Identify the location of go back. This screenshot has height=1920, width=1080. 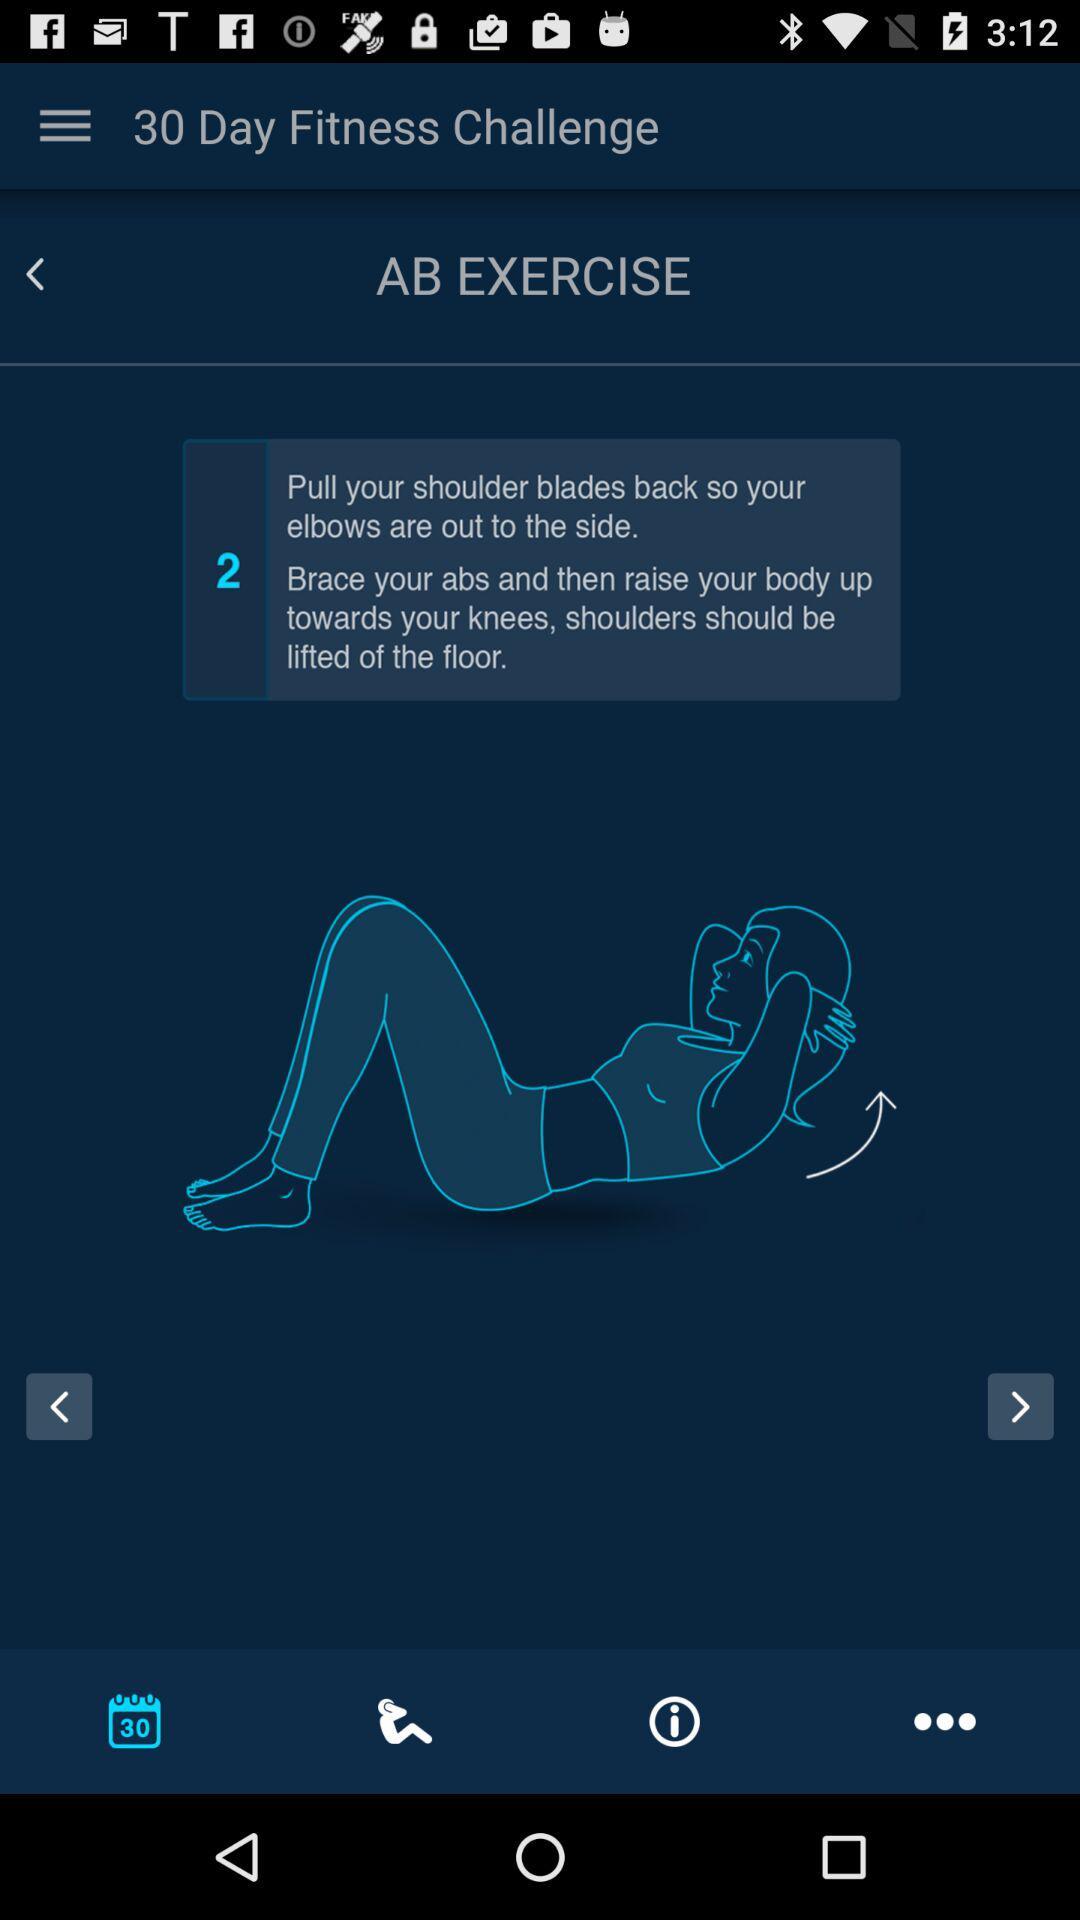
(58, 273).